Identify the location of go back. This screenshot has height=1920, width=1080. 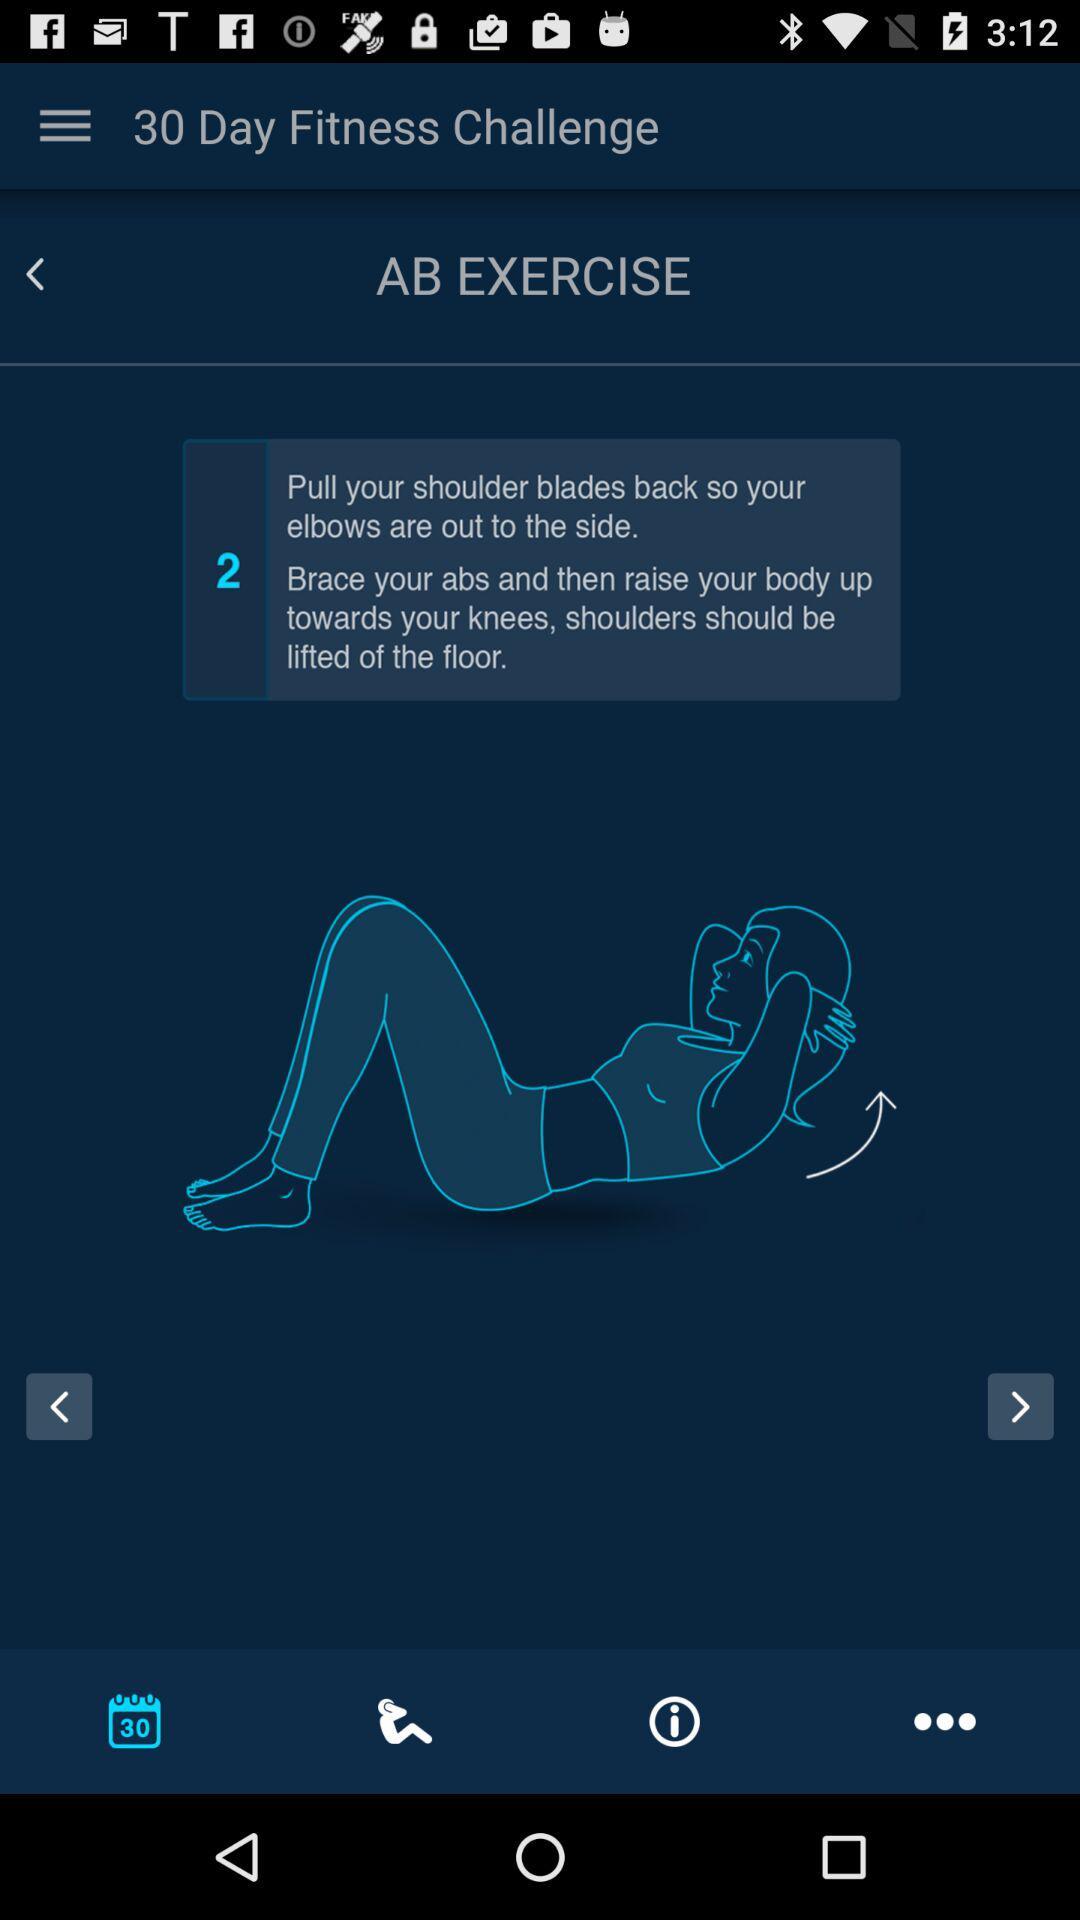
(58, 273).